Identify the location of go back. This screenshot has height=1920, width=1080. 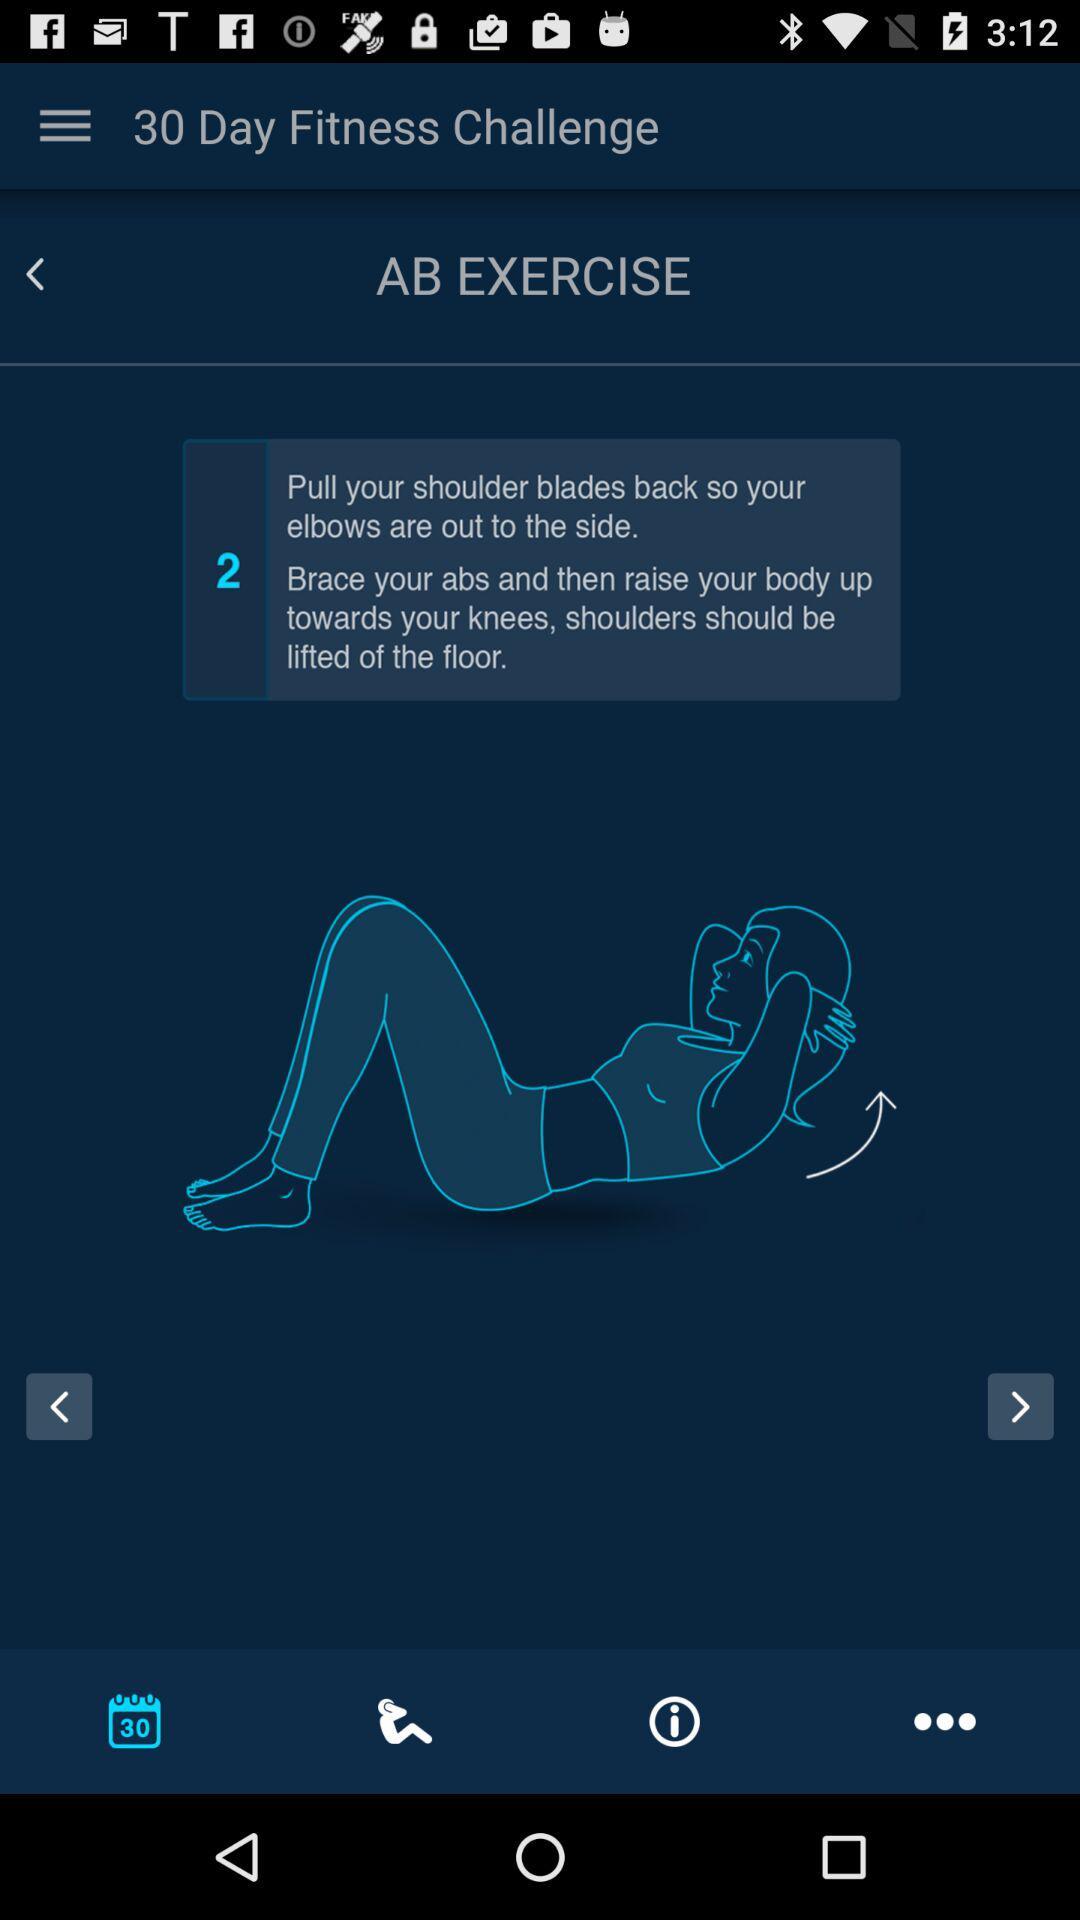
(58, 273).